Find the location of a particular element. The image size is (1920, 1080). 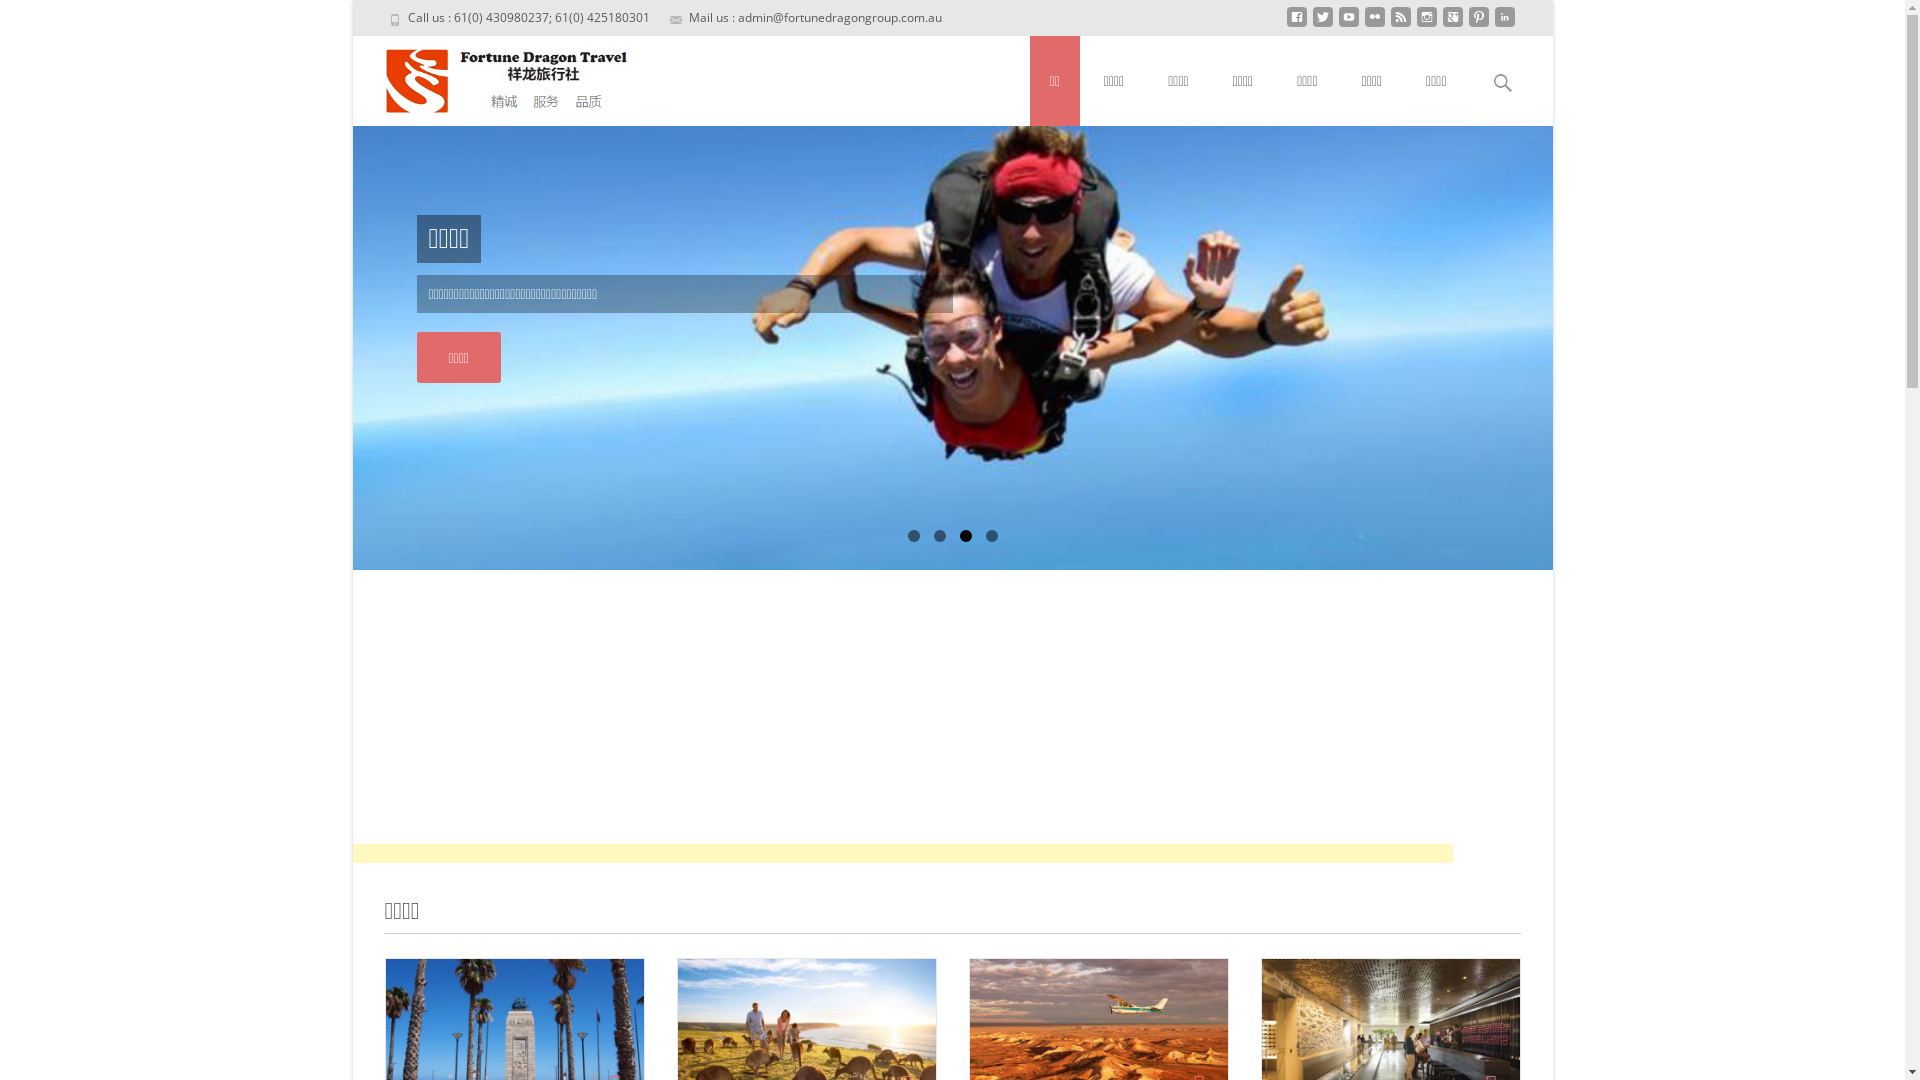

'facebook' is located at coordinates (1296, 24).